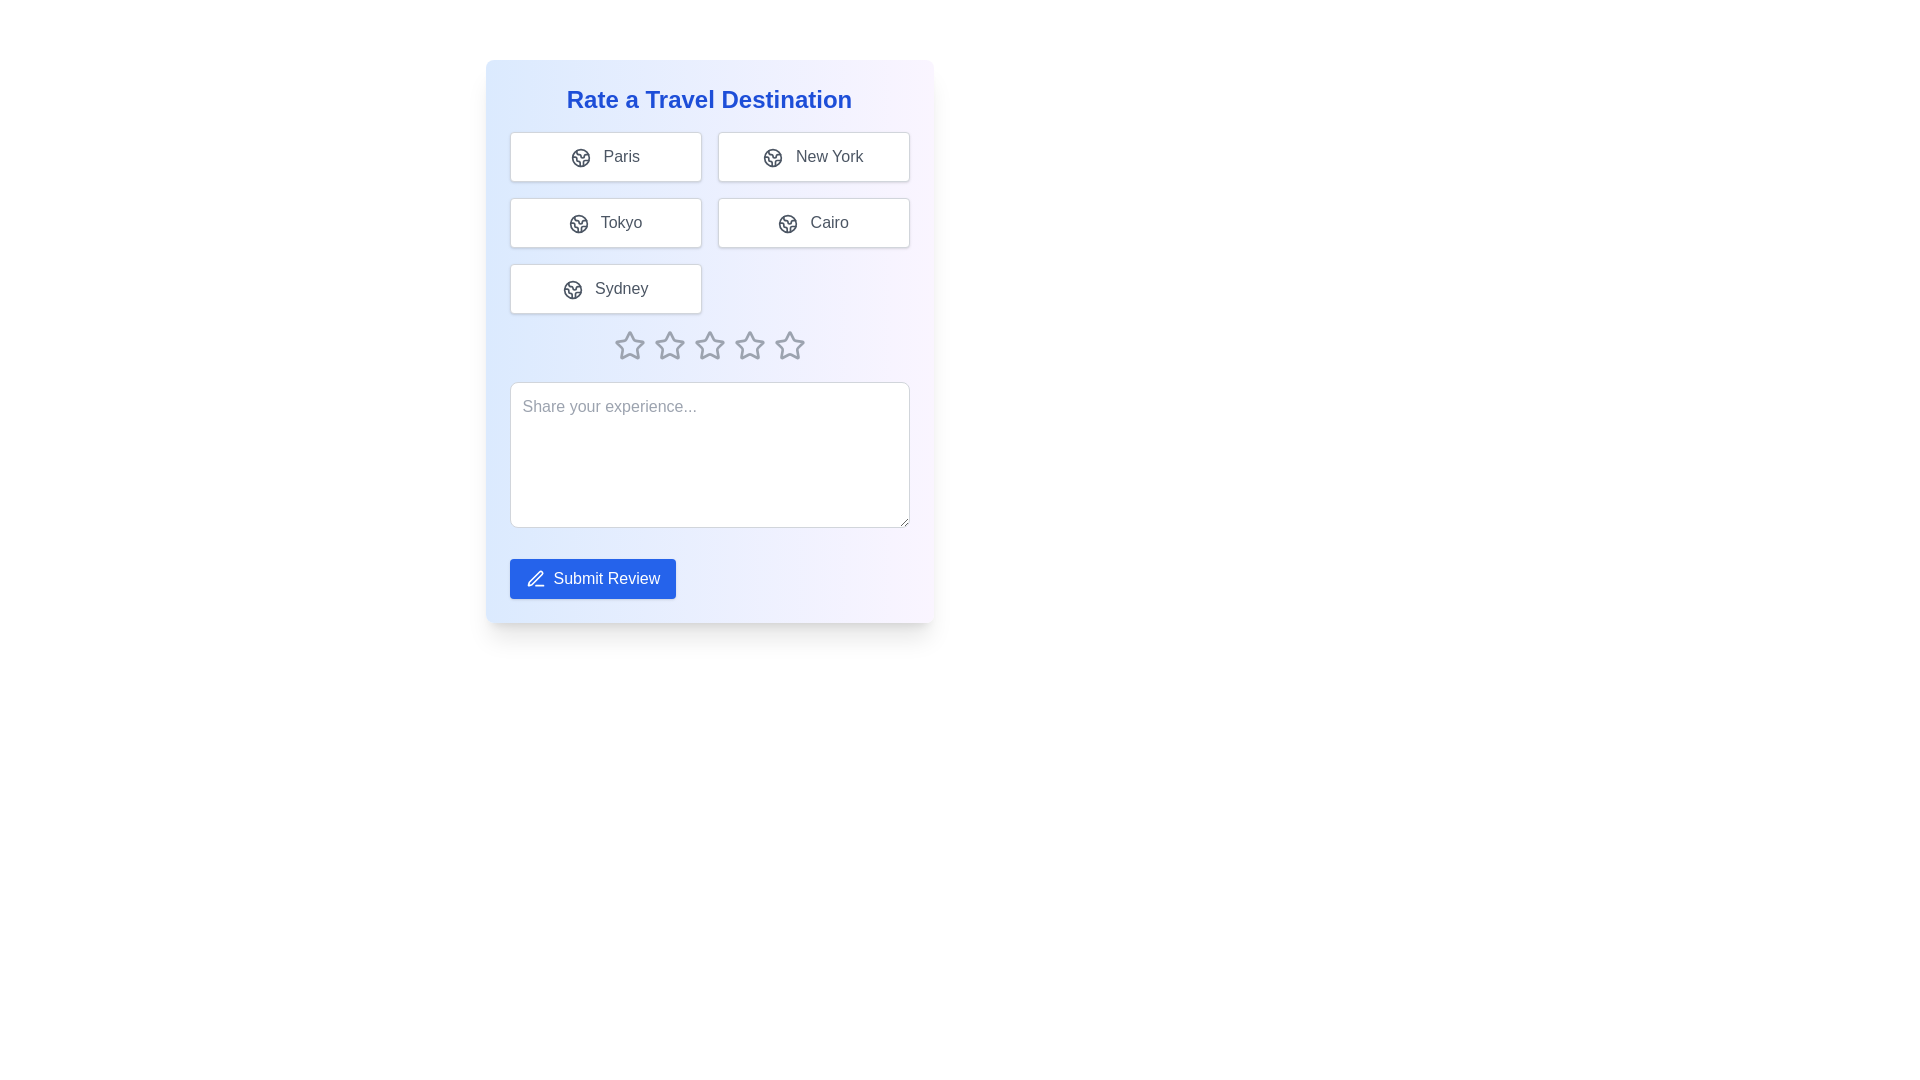 This screenshot has height=1080, width=1920. What do you see at coordinates (788, 345) in the screenshot?
I see `the fifth star rating icon located at the bottom of the interface, beneath the destination selection options and above the text area` at bounding box center [788, 345].